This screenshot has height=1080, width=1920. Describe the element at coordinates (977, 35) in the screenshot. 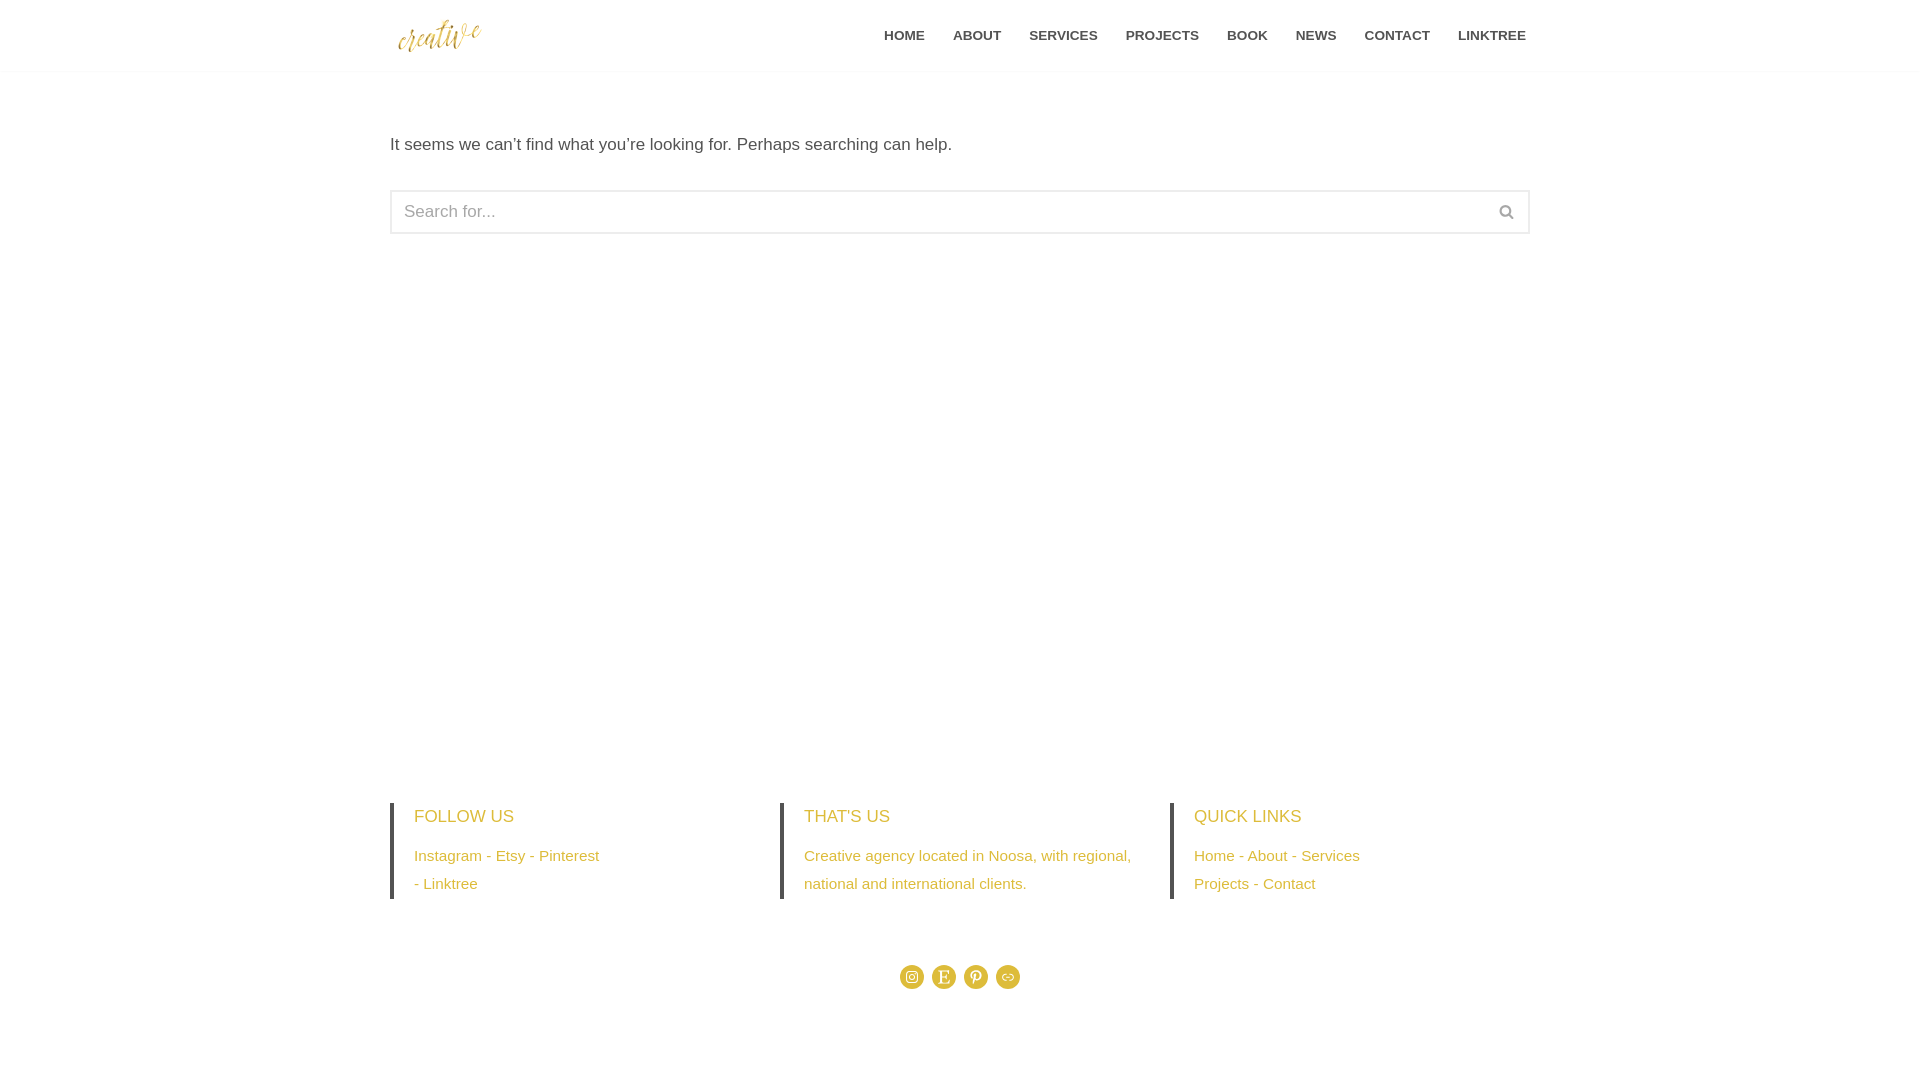

I see `'ABOUT'` at that location.